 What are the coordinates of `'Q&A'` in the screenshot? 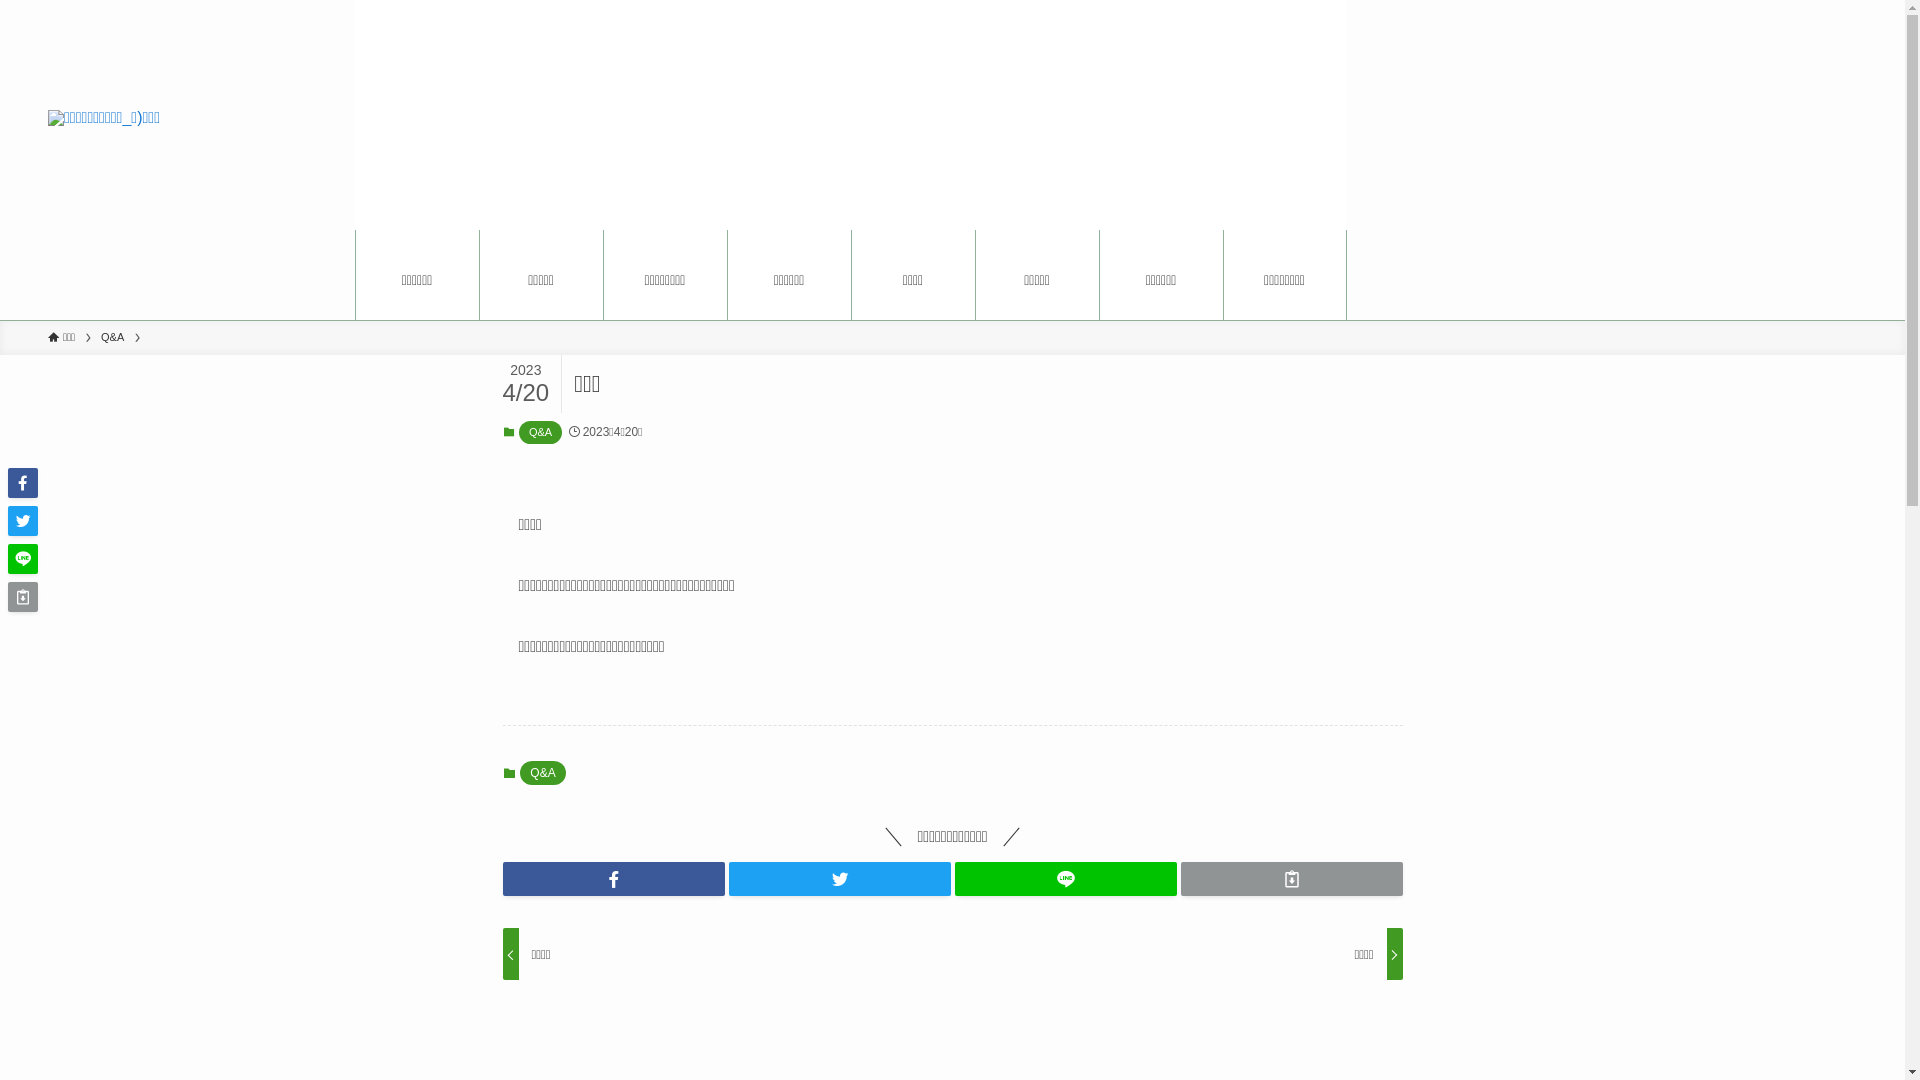 It's located at (540, 431).